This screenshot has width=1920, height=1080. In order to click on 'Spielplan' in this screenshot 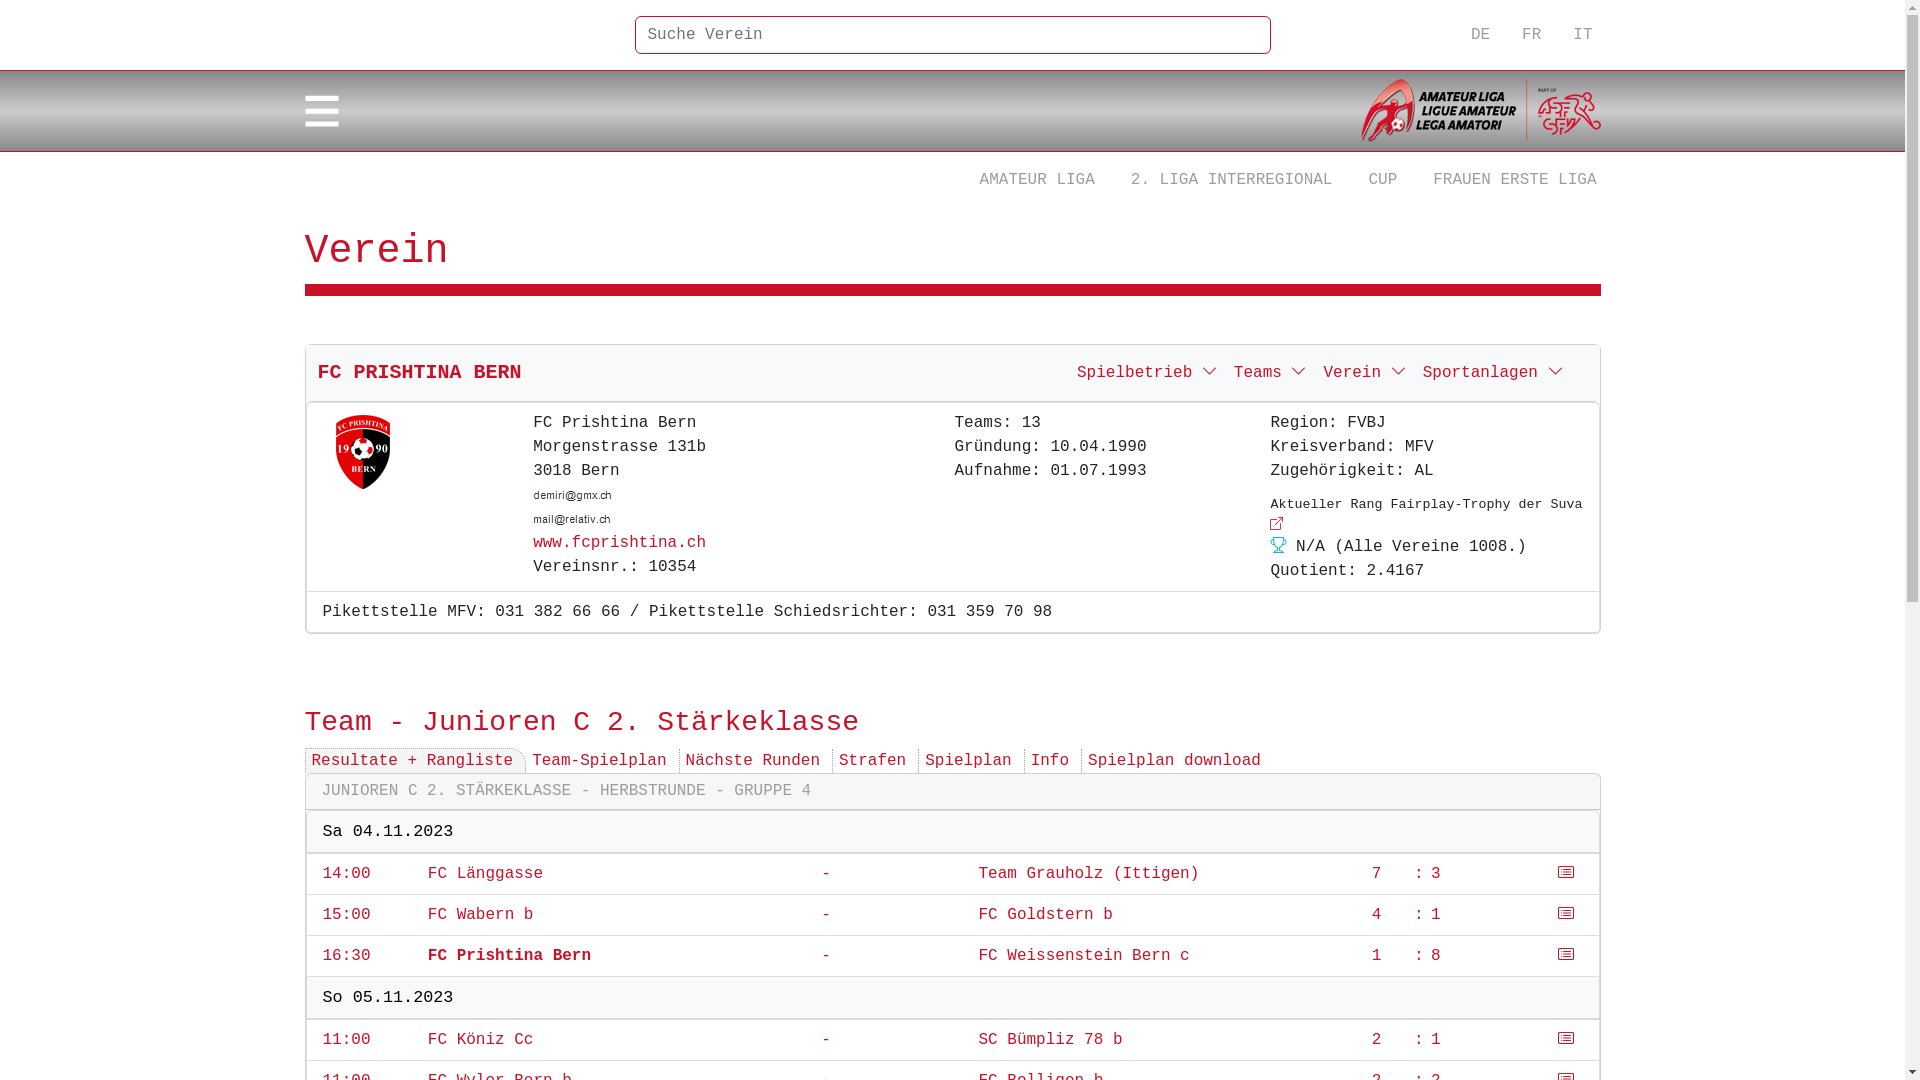, I will do `click(968, 760)`.